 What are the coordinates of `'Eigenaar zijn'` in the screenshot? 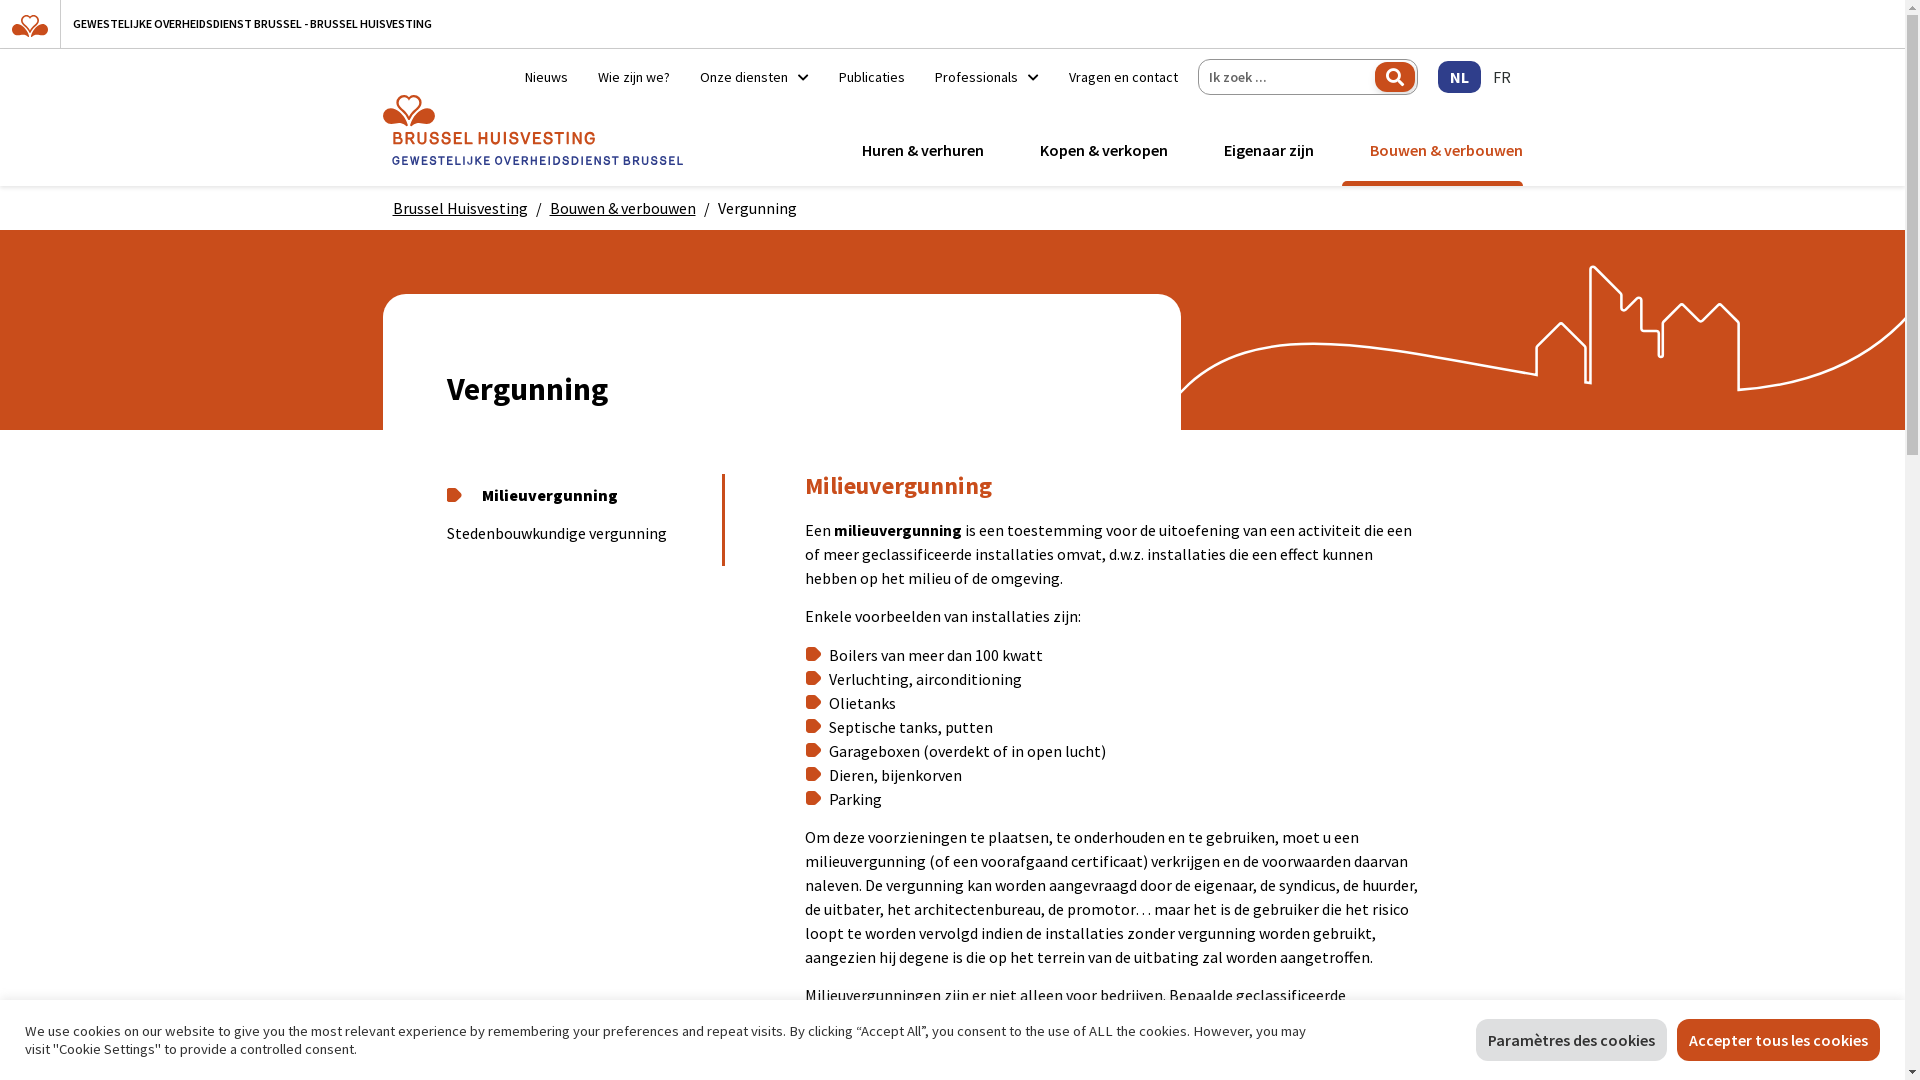 It's located at (1267, 149).